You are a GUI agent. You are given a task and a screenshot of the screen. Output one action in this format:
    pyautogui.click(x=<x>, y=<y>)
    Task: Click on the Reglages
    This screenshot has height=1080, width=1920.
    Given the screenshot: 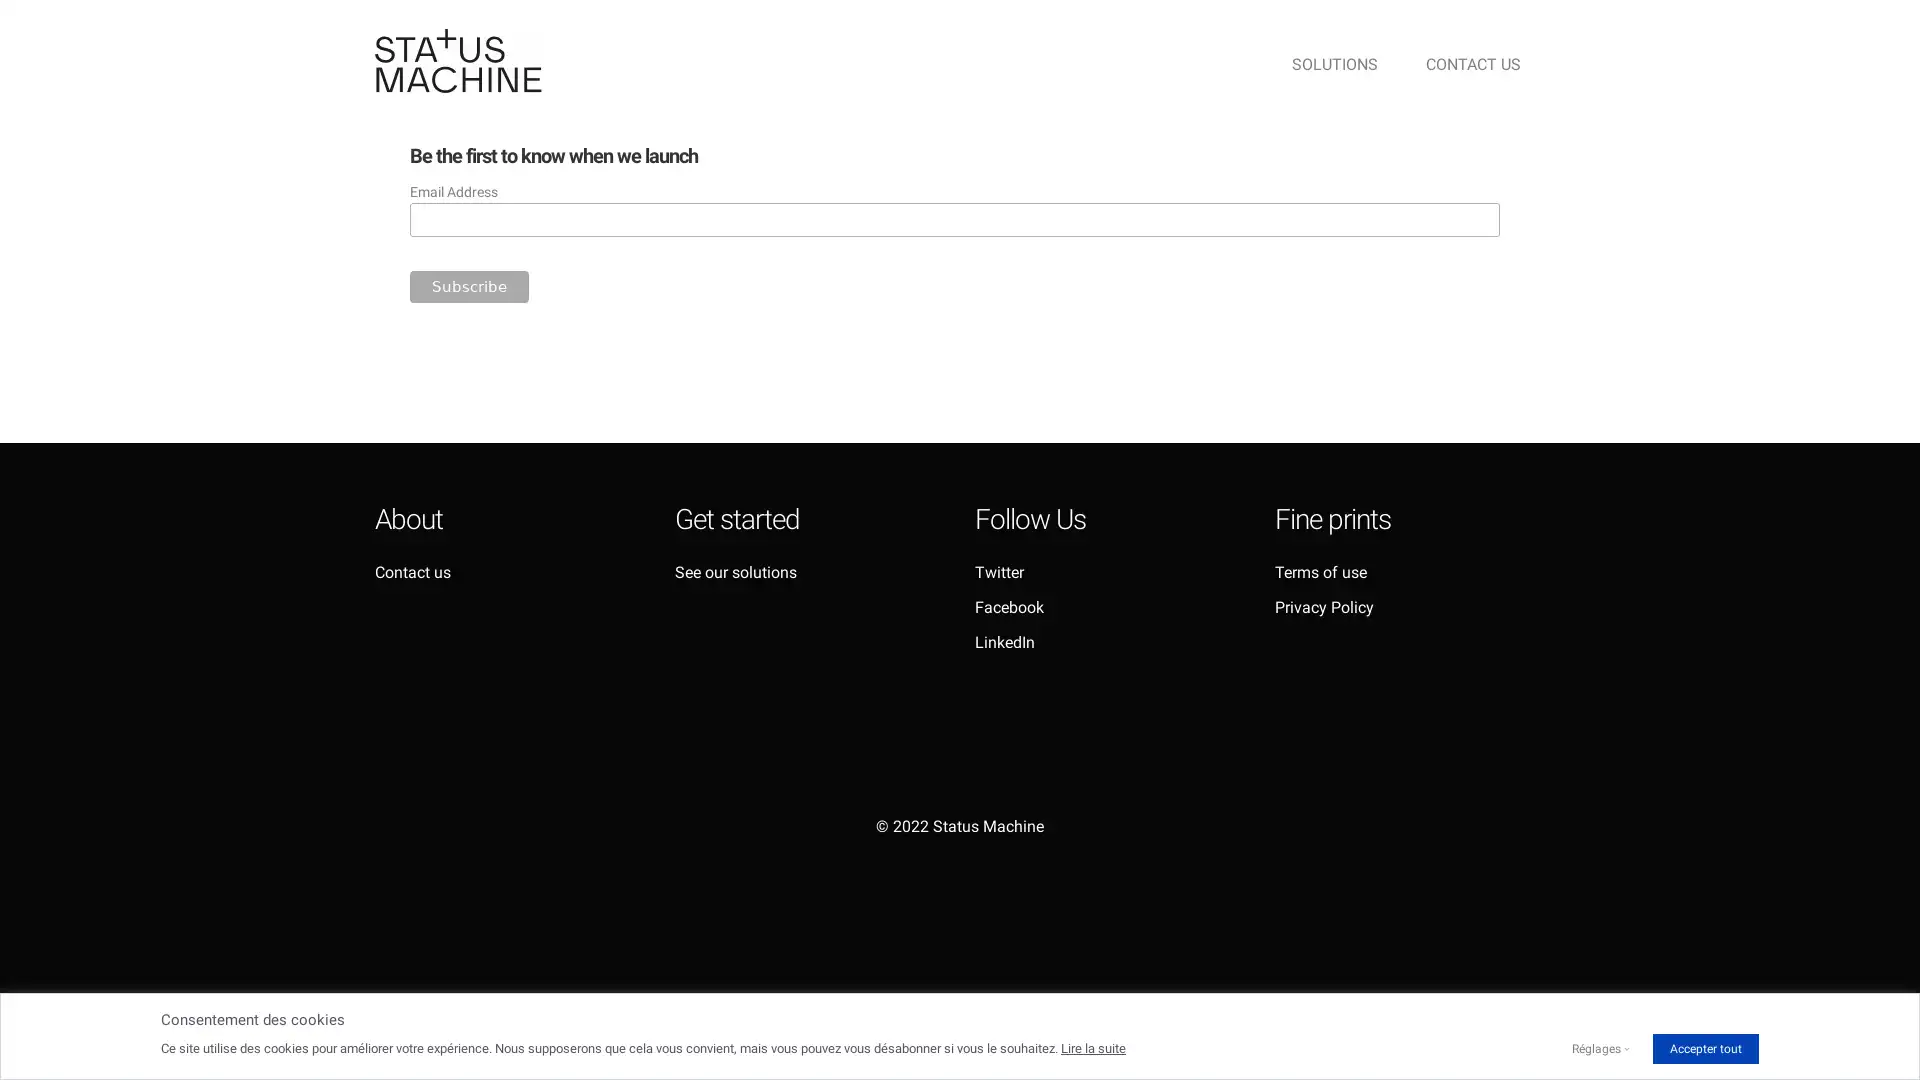 What is the action you would take?
    pyautogui.click(x=1595, y=1048)
    